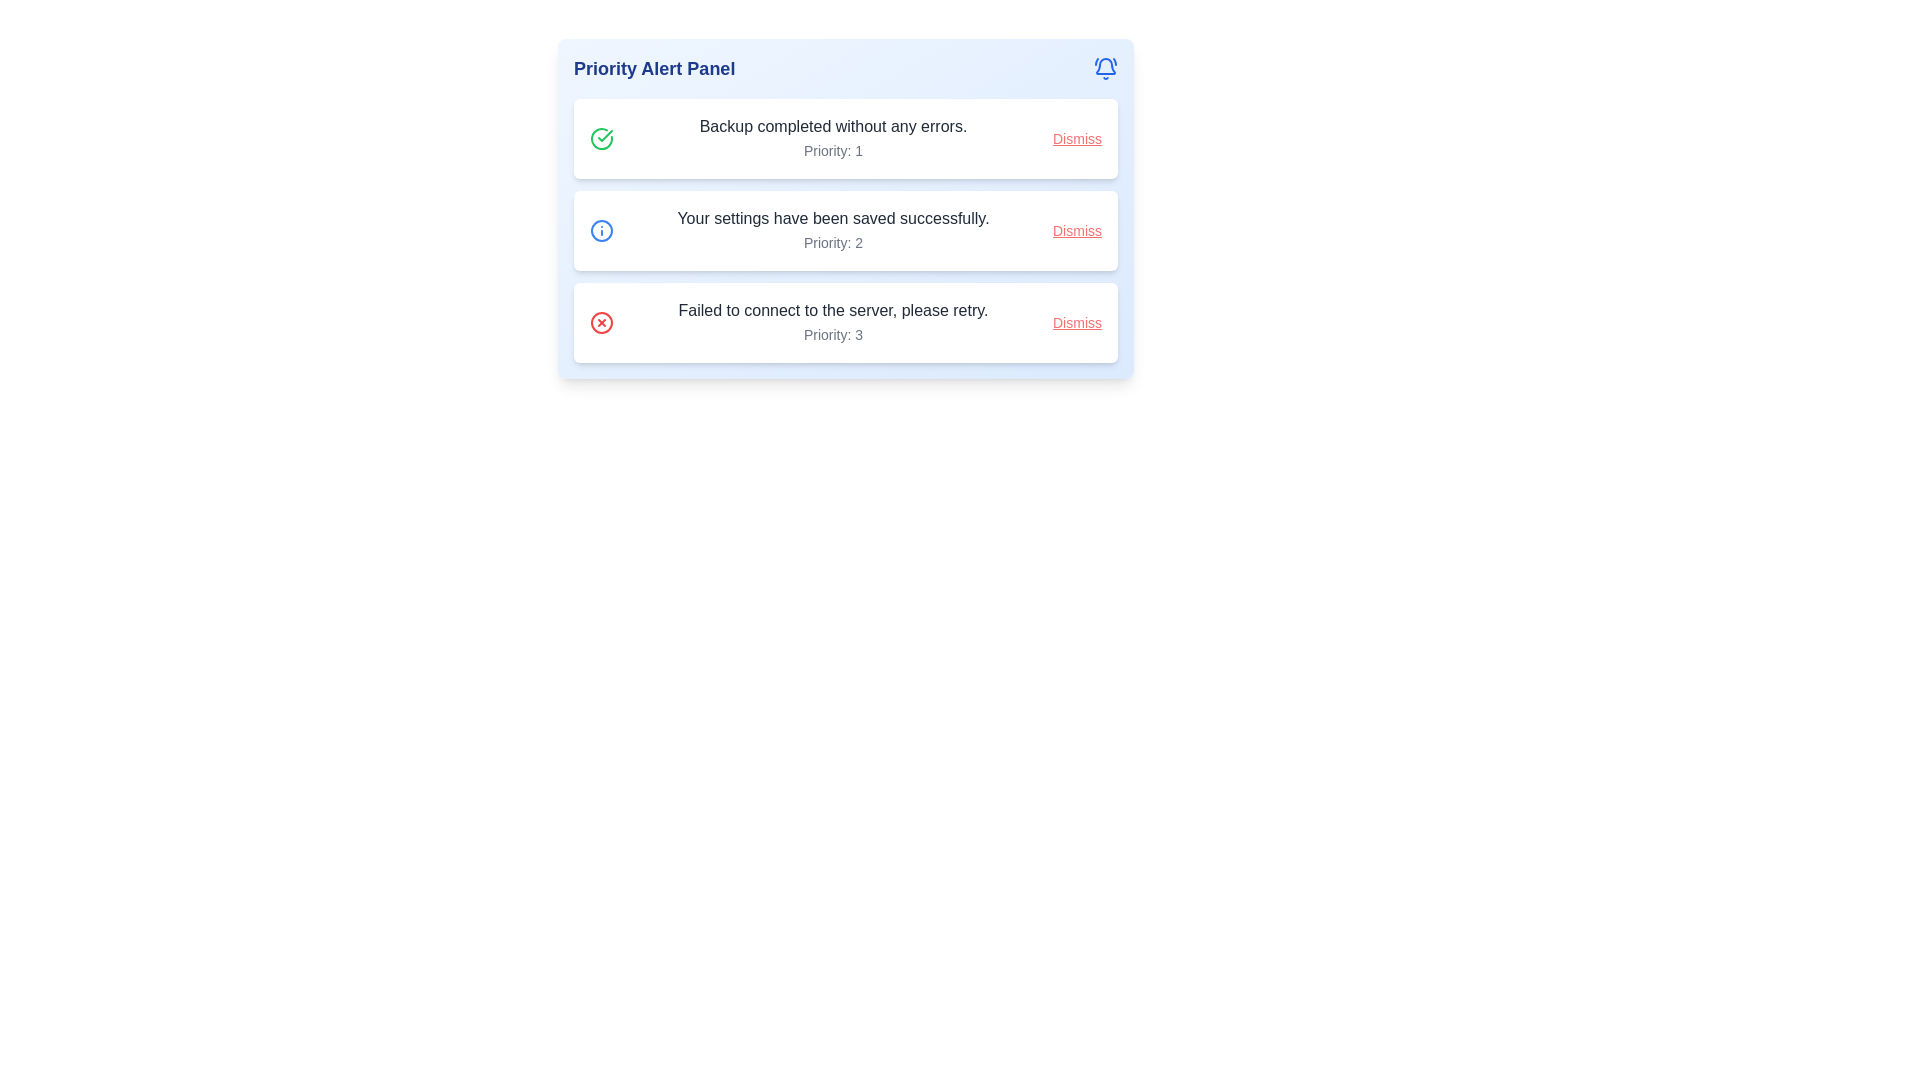 Image resolution: width=1920 pixels, height=1080 pixels. What do you see at coordinates (833, 322) in the screenshot?
I see `notification message indicating a failed server connection located in the third row of the notification panel, below the saved settings message and above the dismissal button` at bounding box center [833, 322].